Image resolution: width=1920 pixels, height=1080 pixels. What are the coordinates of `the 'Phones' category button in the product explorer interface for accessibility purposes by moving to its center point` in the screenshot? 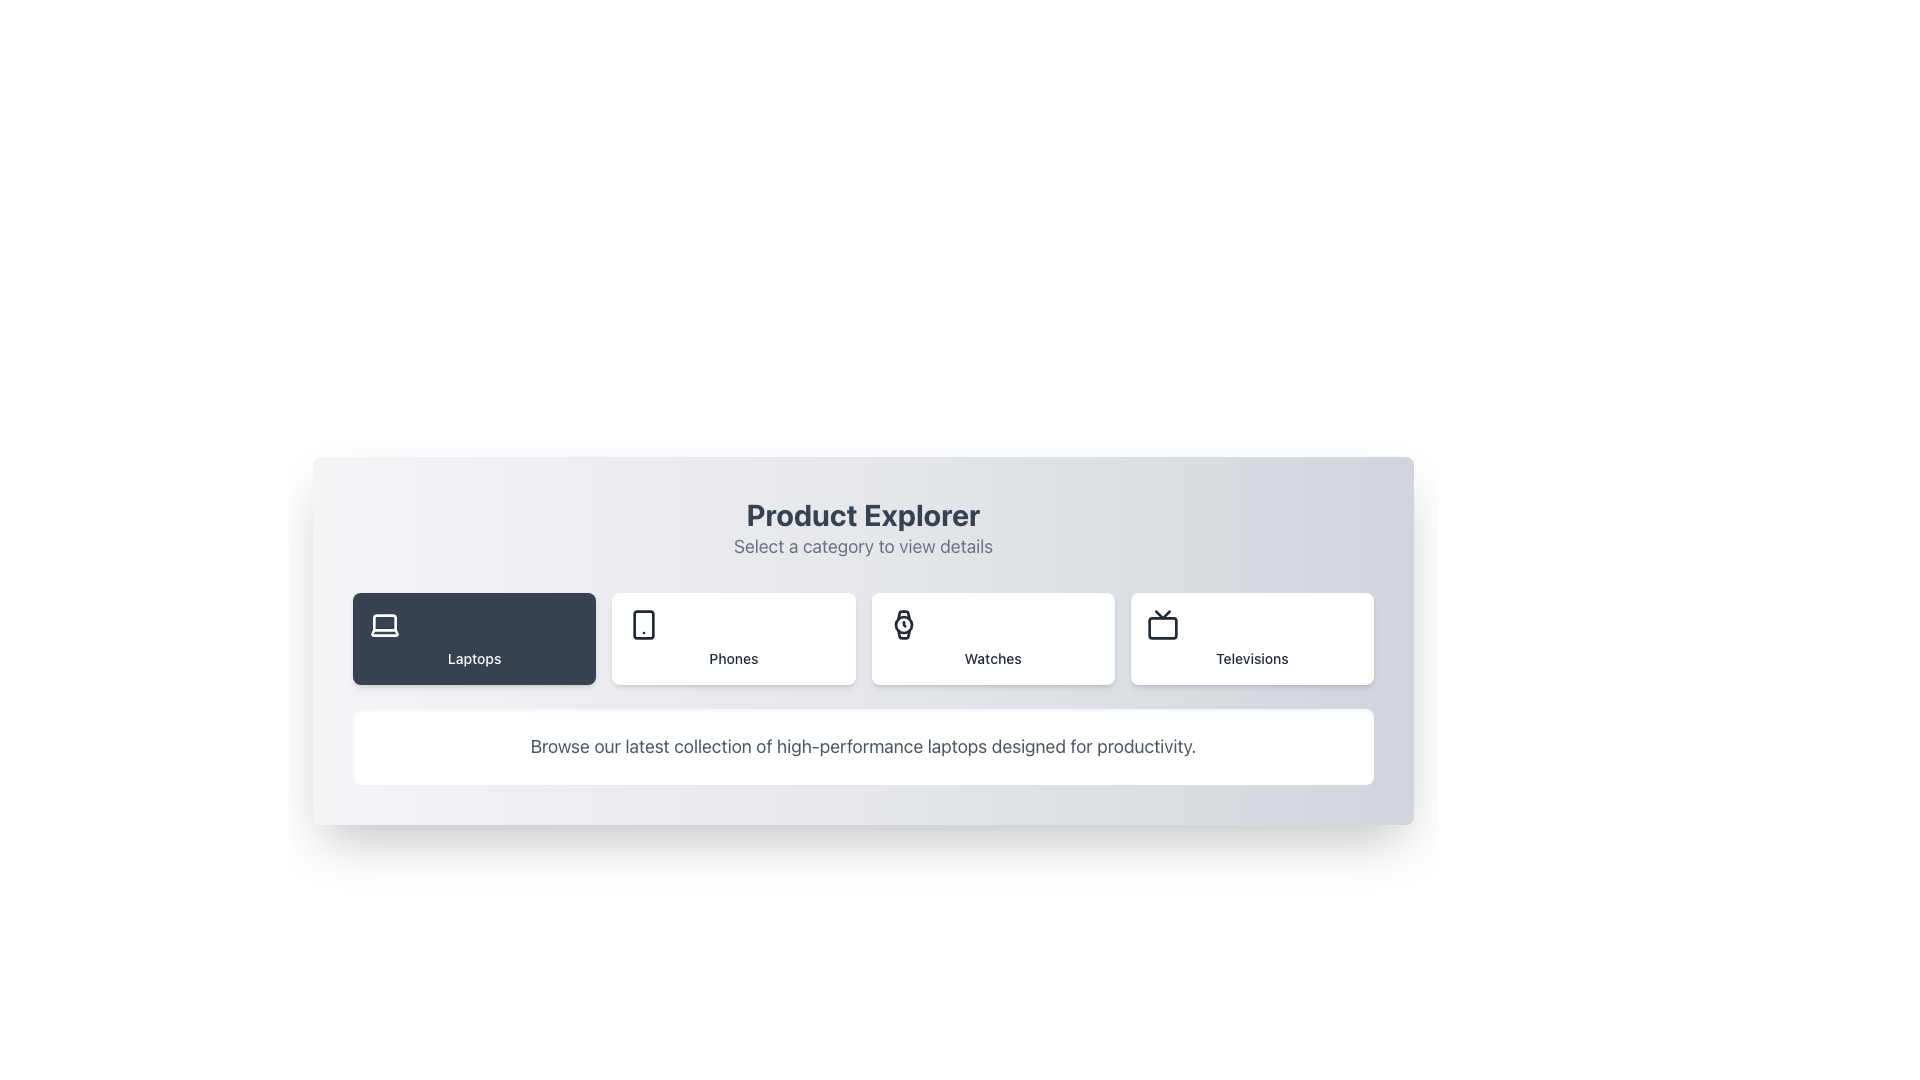 It's located at (732, 639).